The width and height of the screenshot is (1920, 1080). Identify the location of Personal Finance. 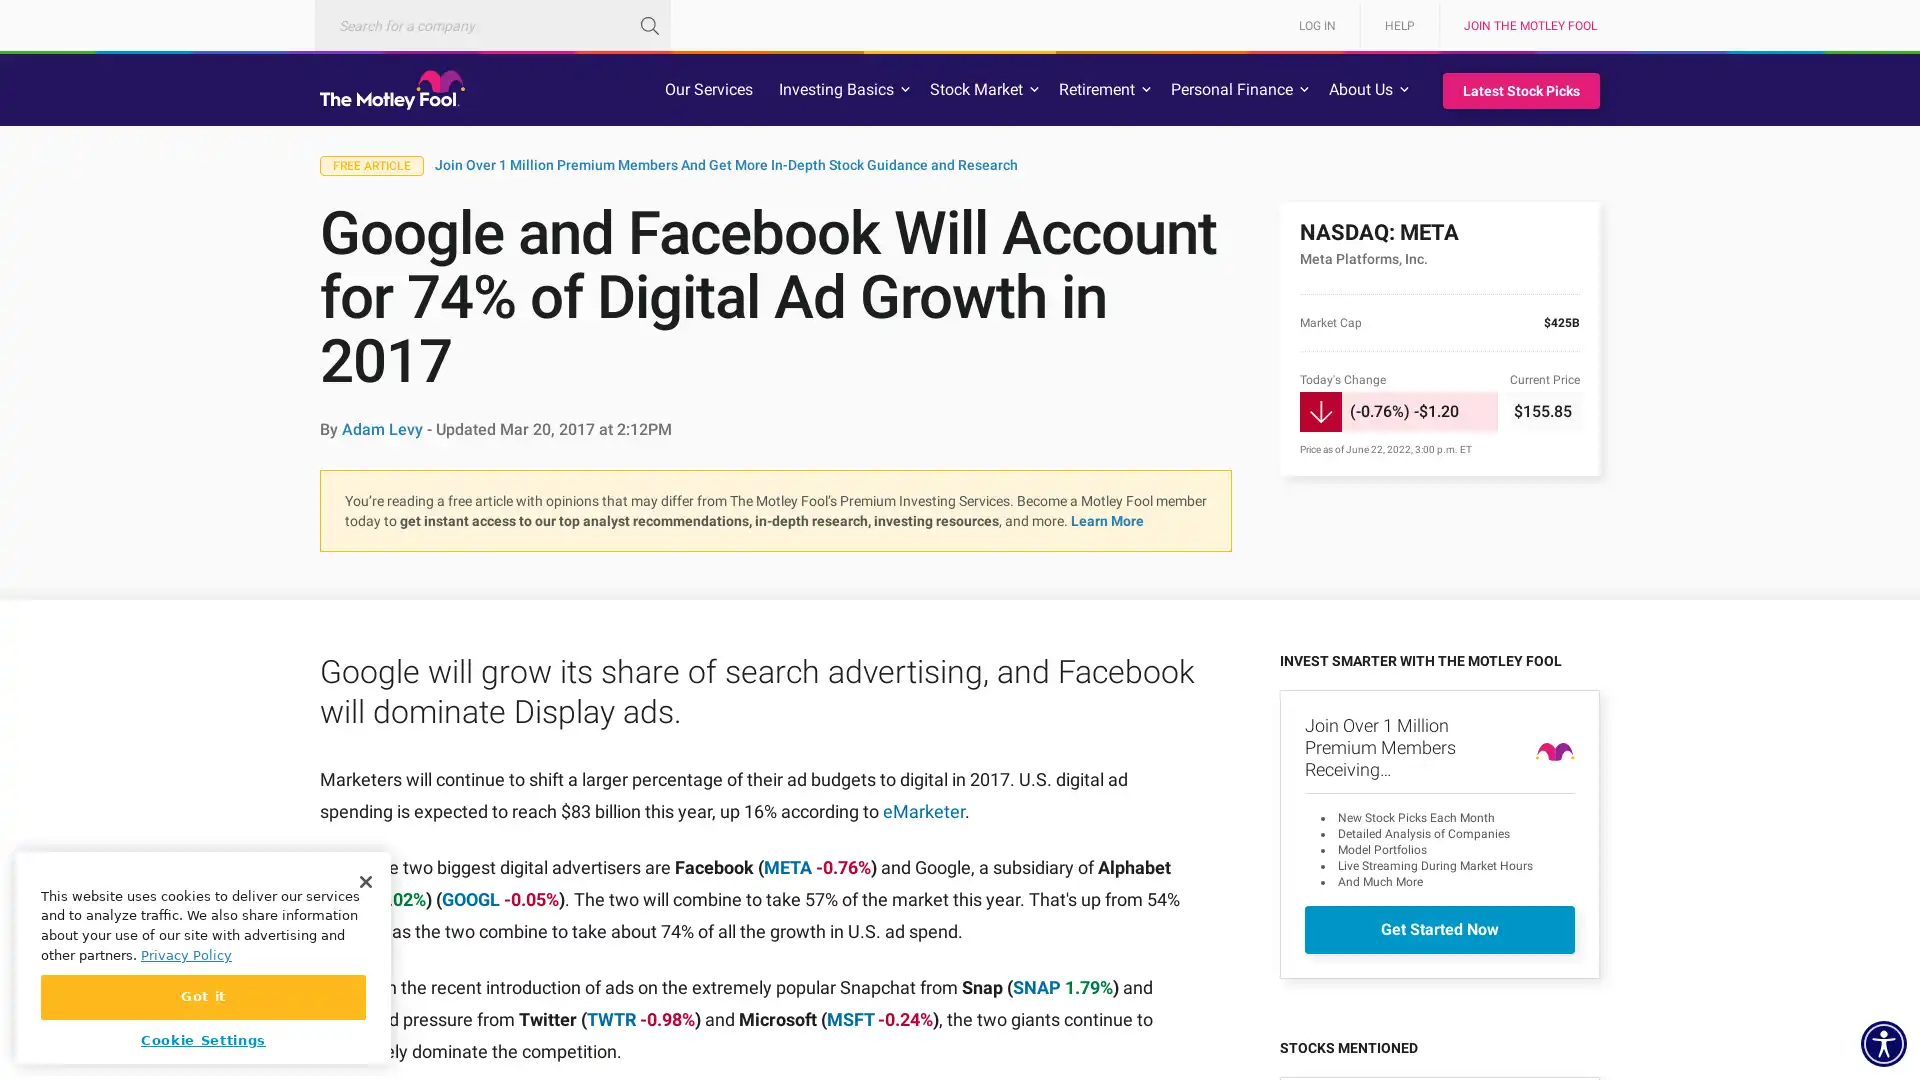
(1231, 88).